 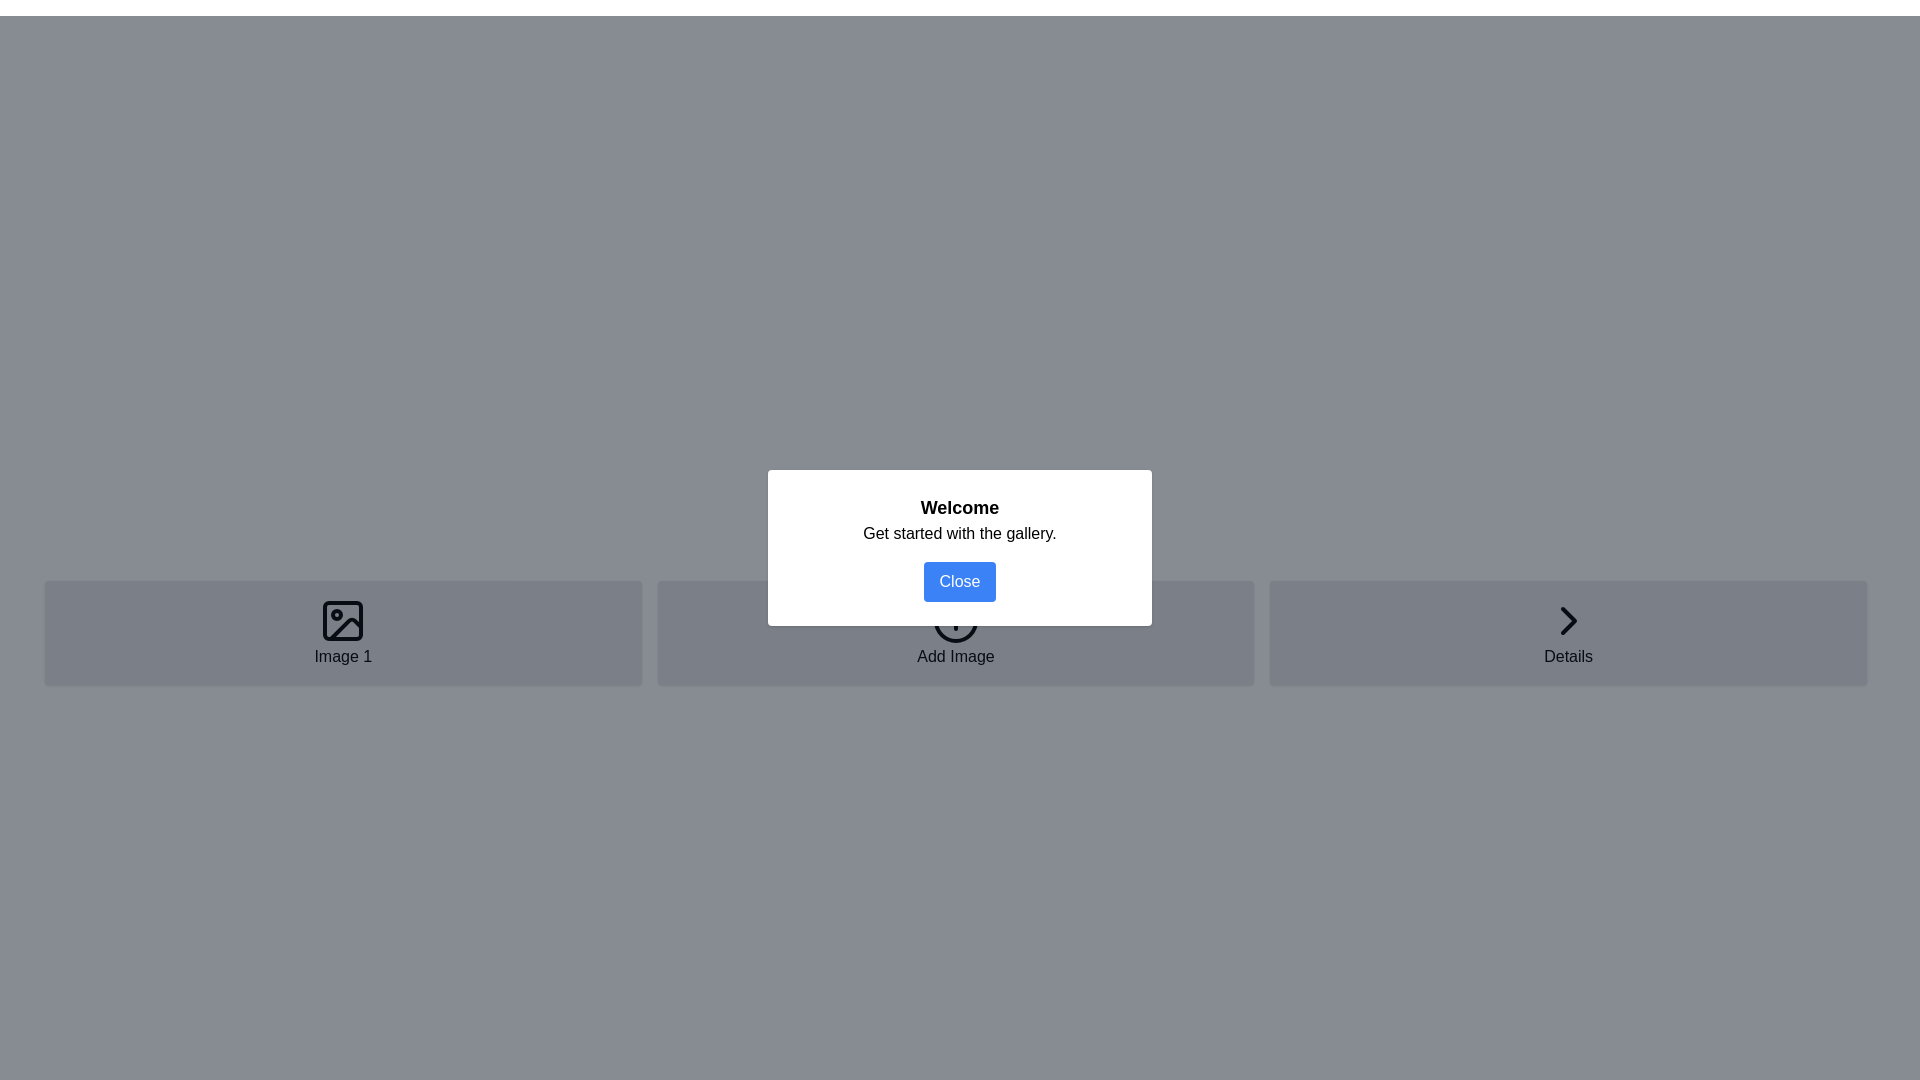 I want to click on the static text element displaying 'Welcome' which is positioned at the center-top of a white rectangular modal overlay, so click(x=960, y=507).